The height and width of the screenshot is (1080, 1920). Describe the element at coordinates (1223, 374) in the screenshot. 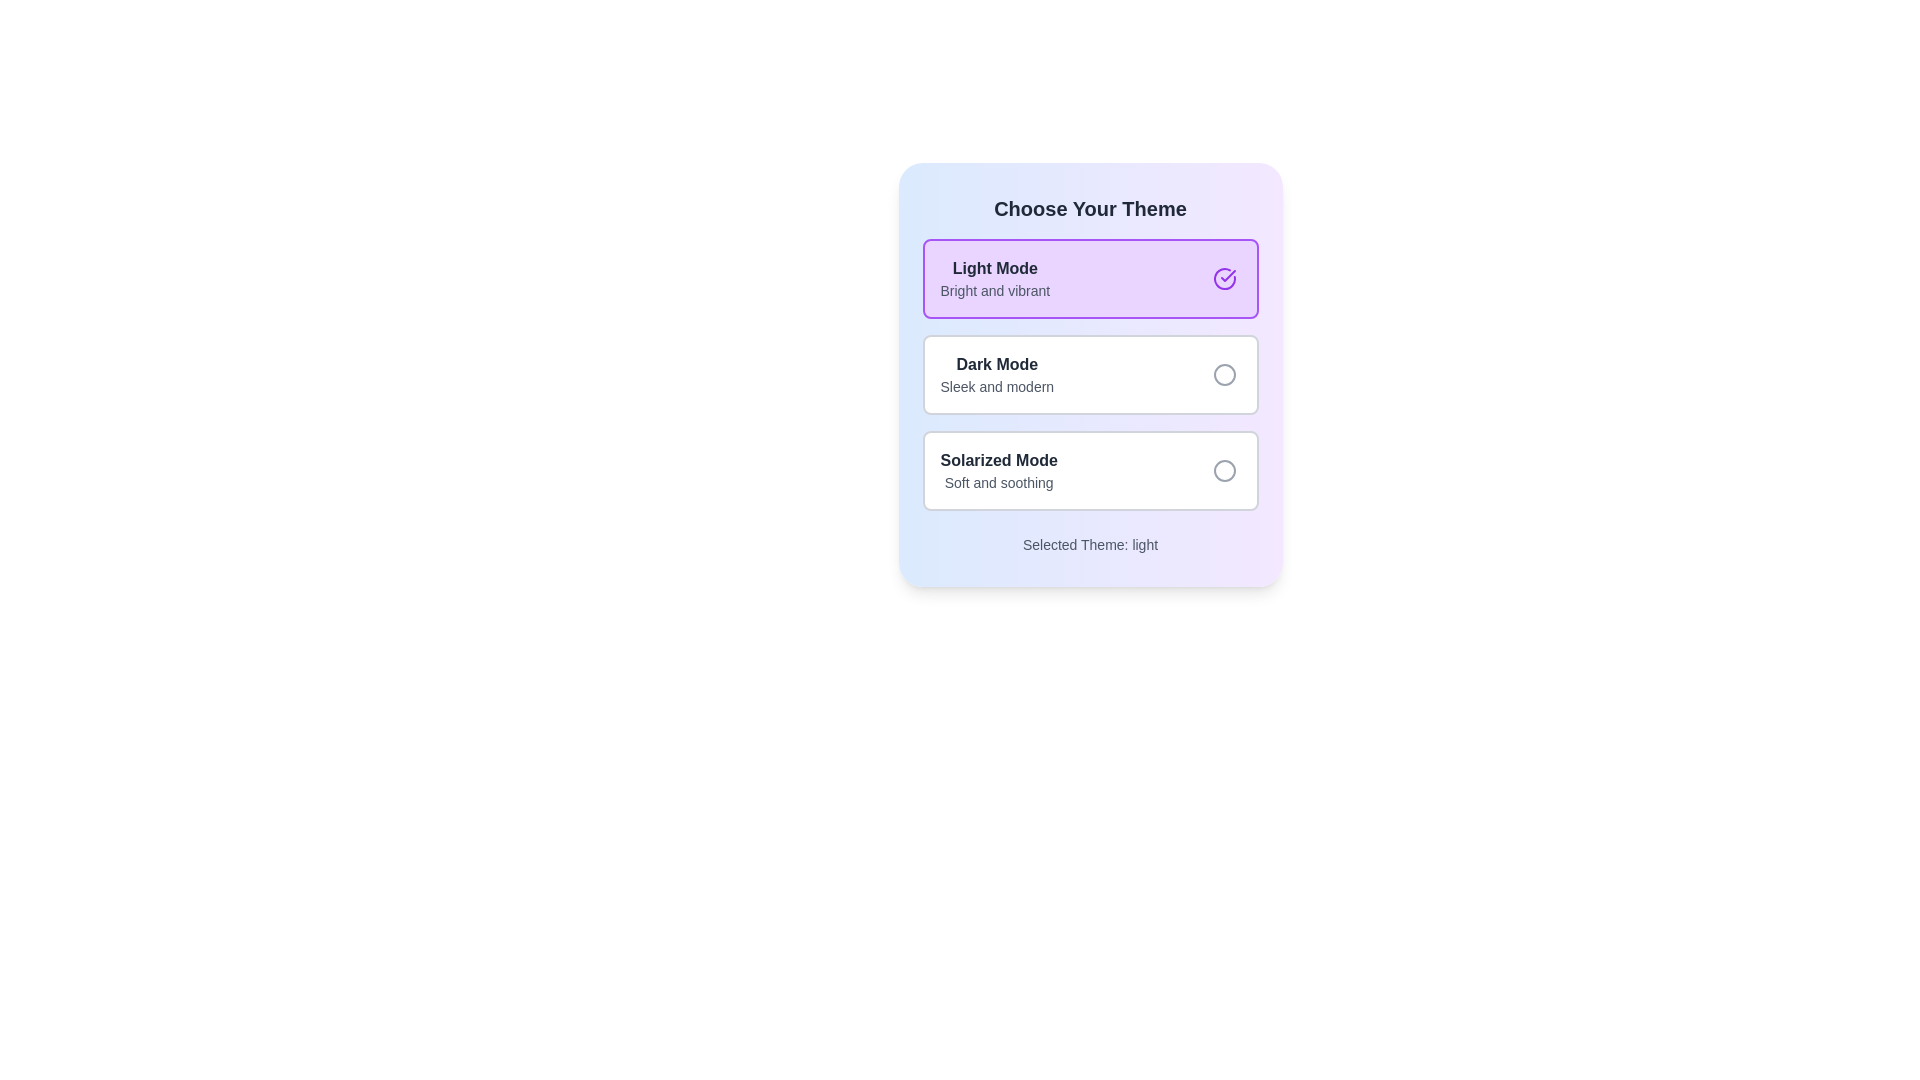

I see `the 'Dark Mode' radio button icon` at that location.